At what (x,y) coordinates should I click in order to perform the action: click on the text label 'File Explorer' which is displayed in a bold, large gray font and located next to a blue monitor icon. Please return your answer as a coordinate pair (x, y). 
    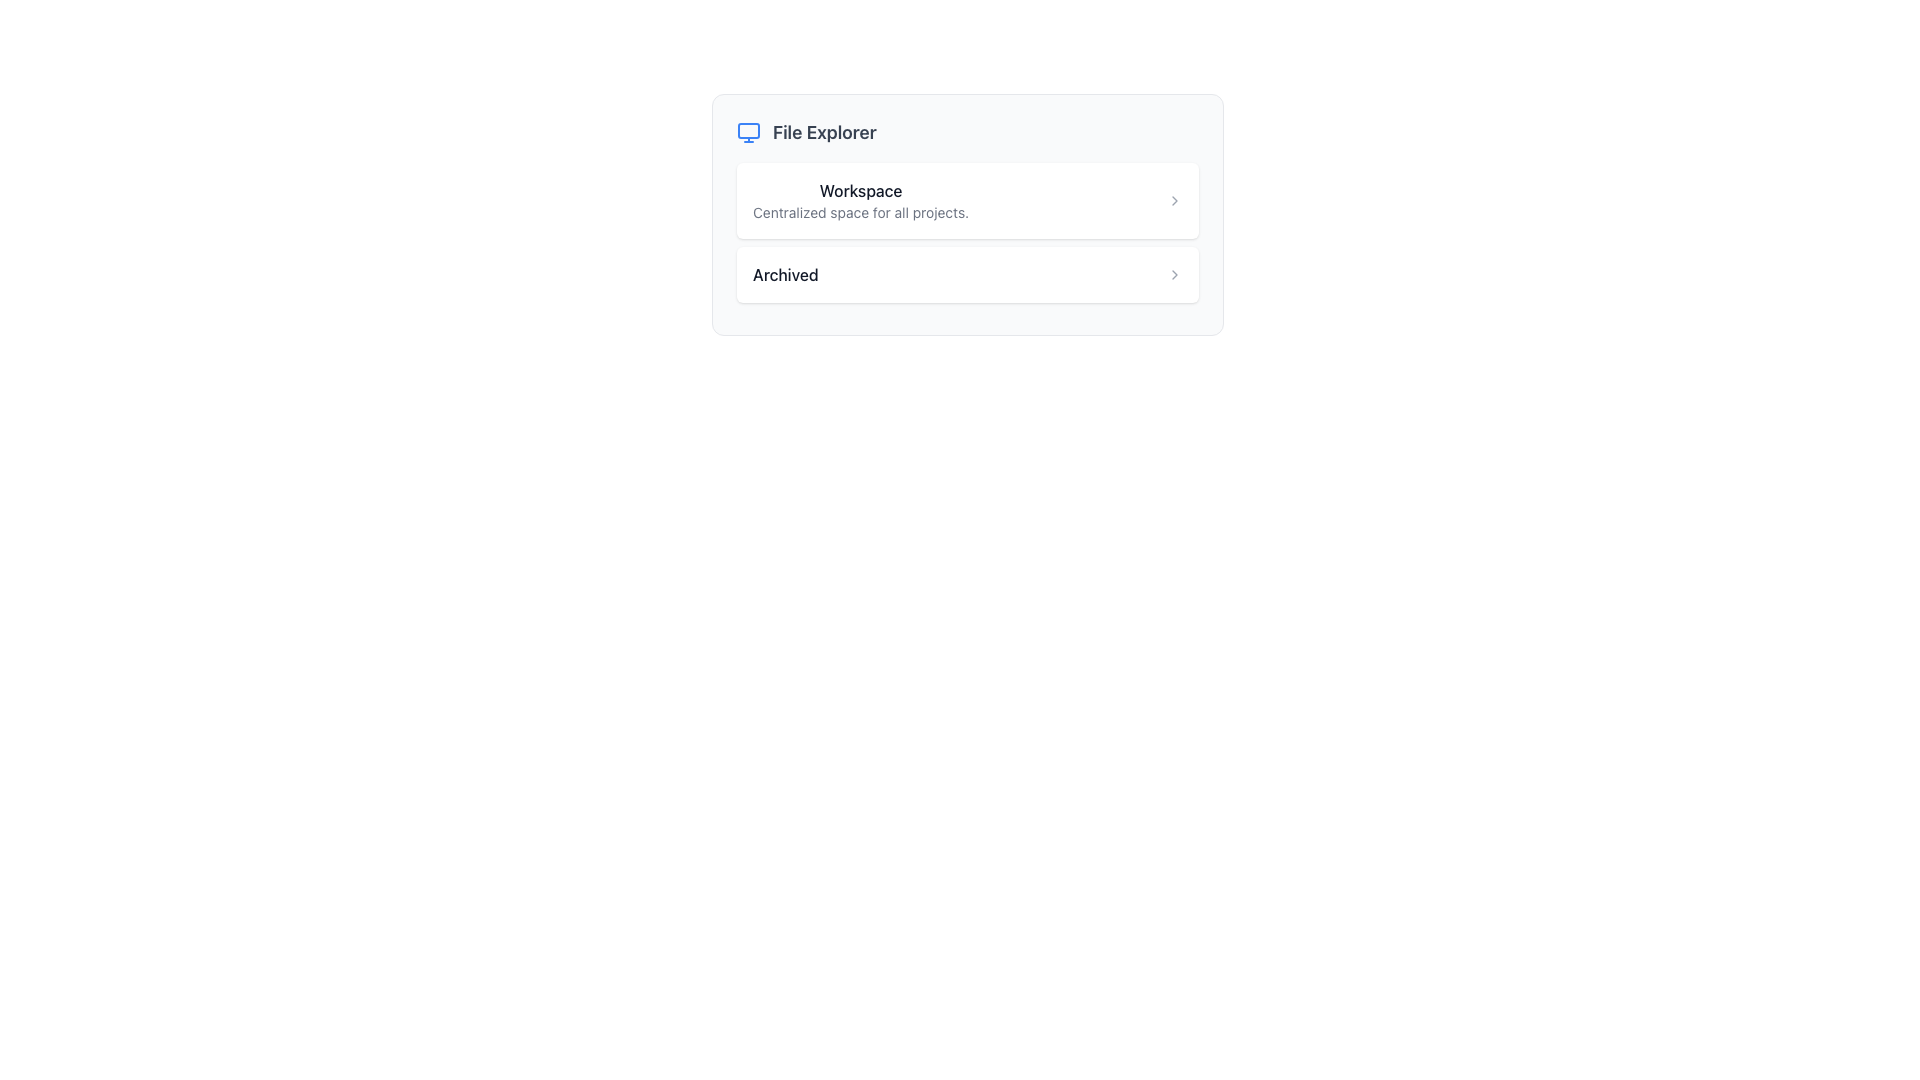
    Looking at the image, I should click on (824, 132).